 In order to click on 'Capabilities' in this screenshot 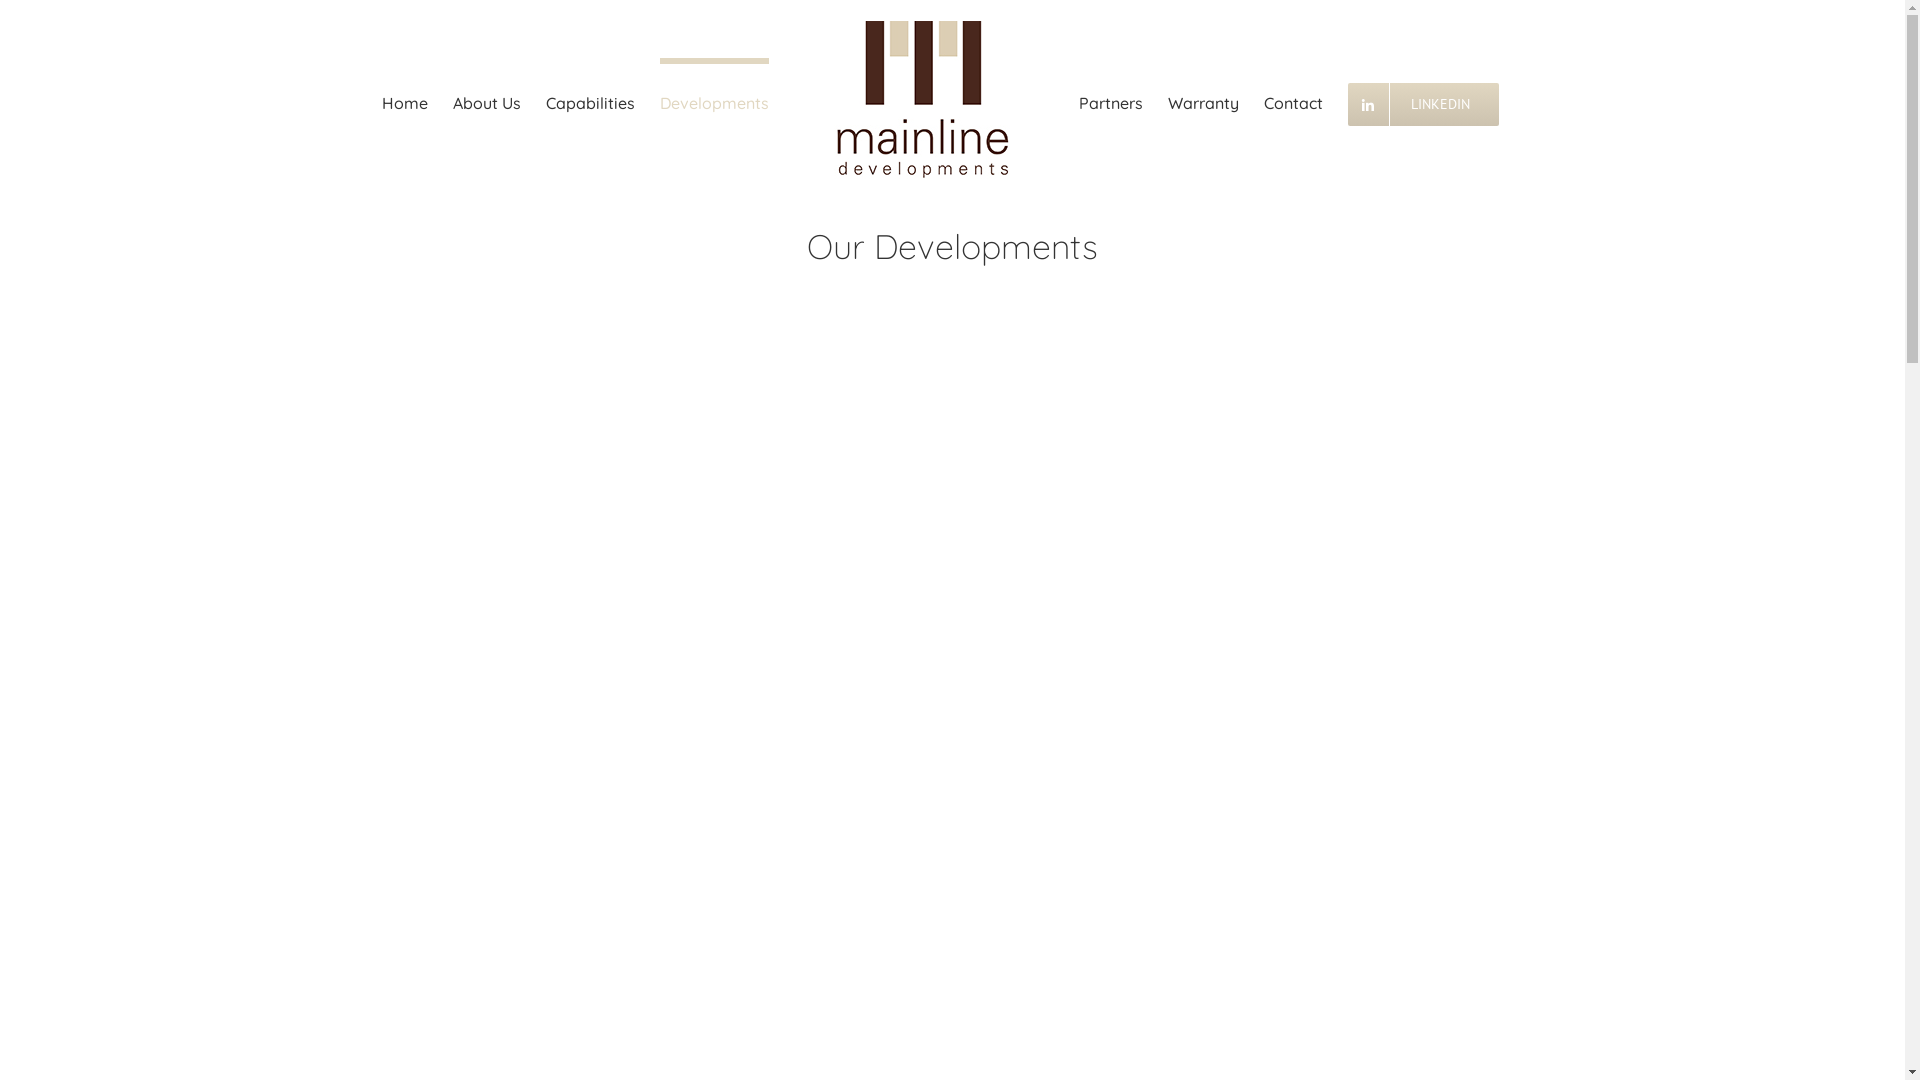, I will do `click(589, 100)`.